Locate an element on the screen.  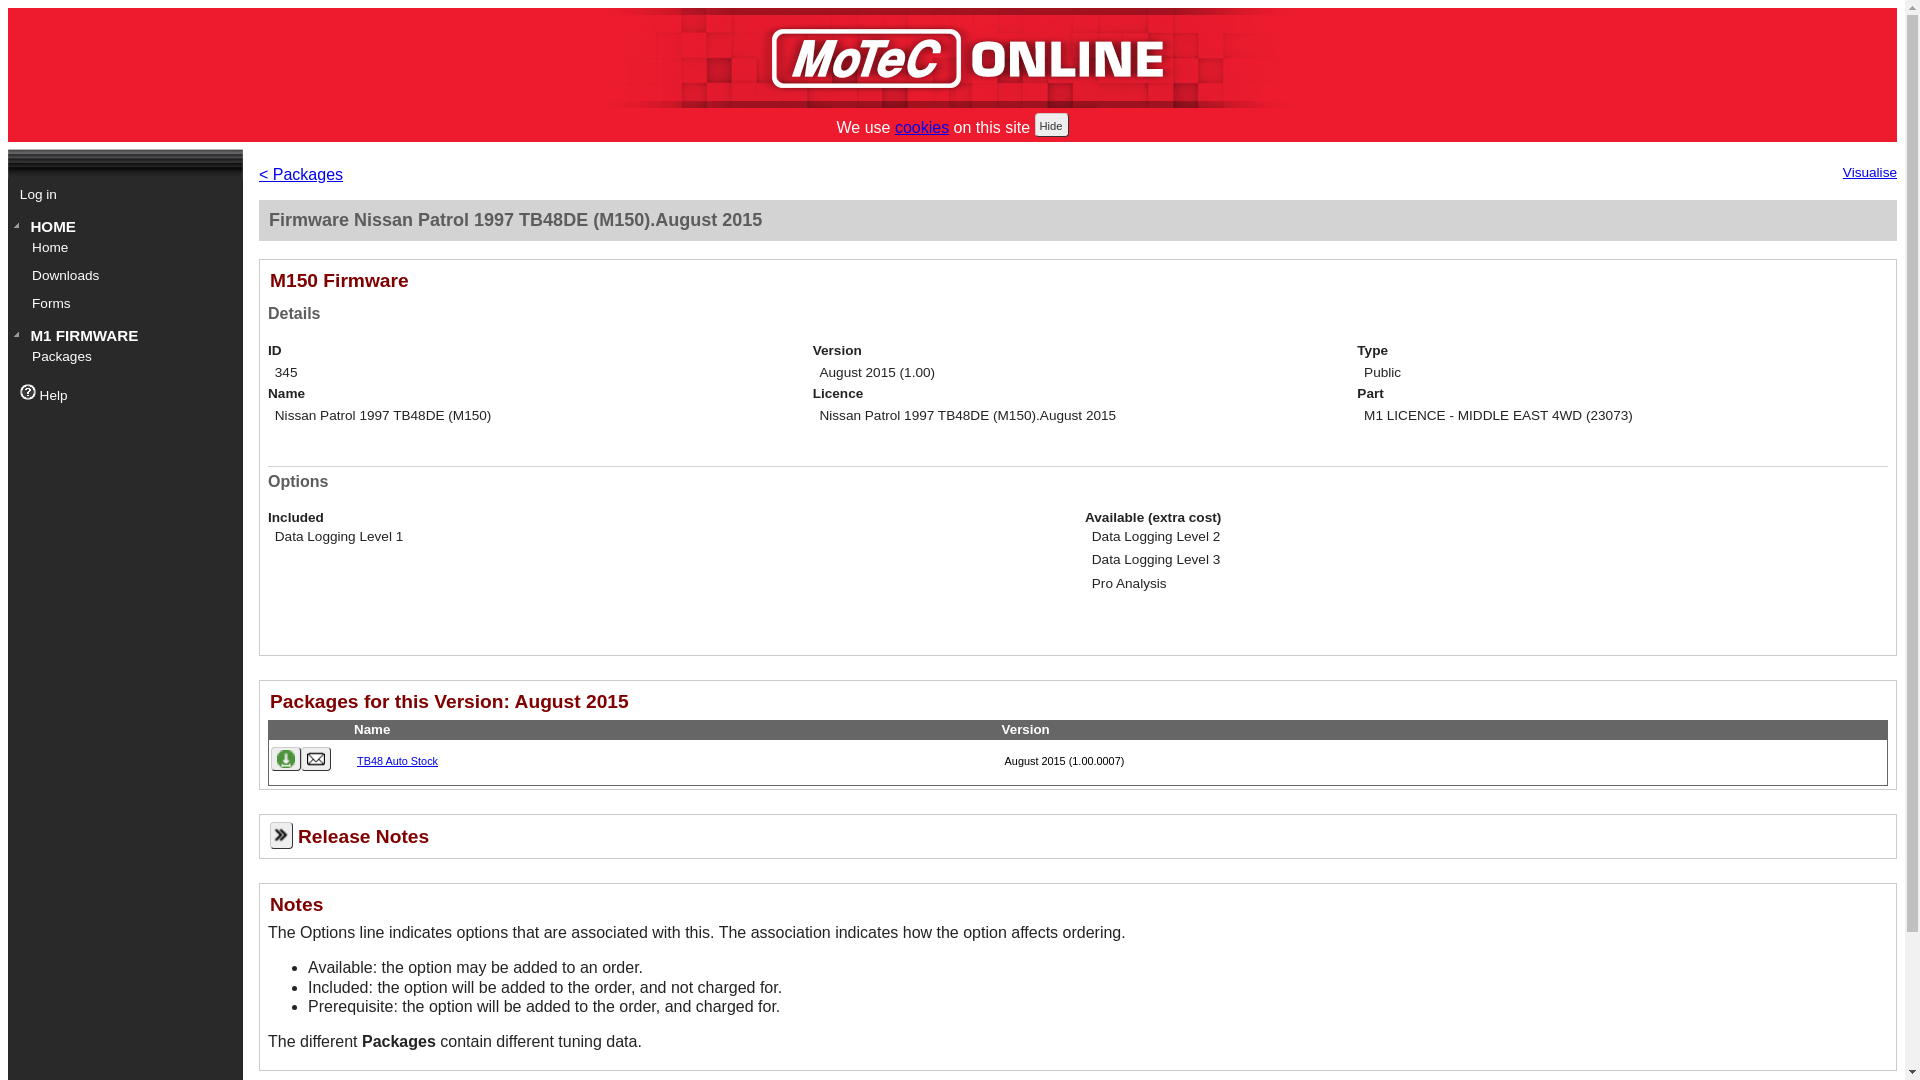
'cookies' is located at coordinates (920, 127).